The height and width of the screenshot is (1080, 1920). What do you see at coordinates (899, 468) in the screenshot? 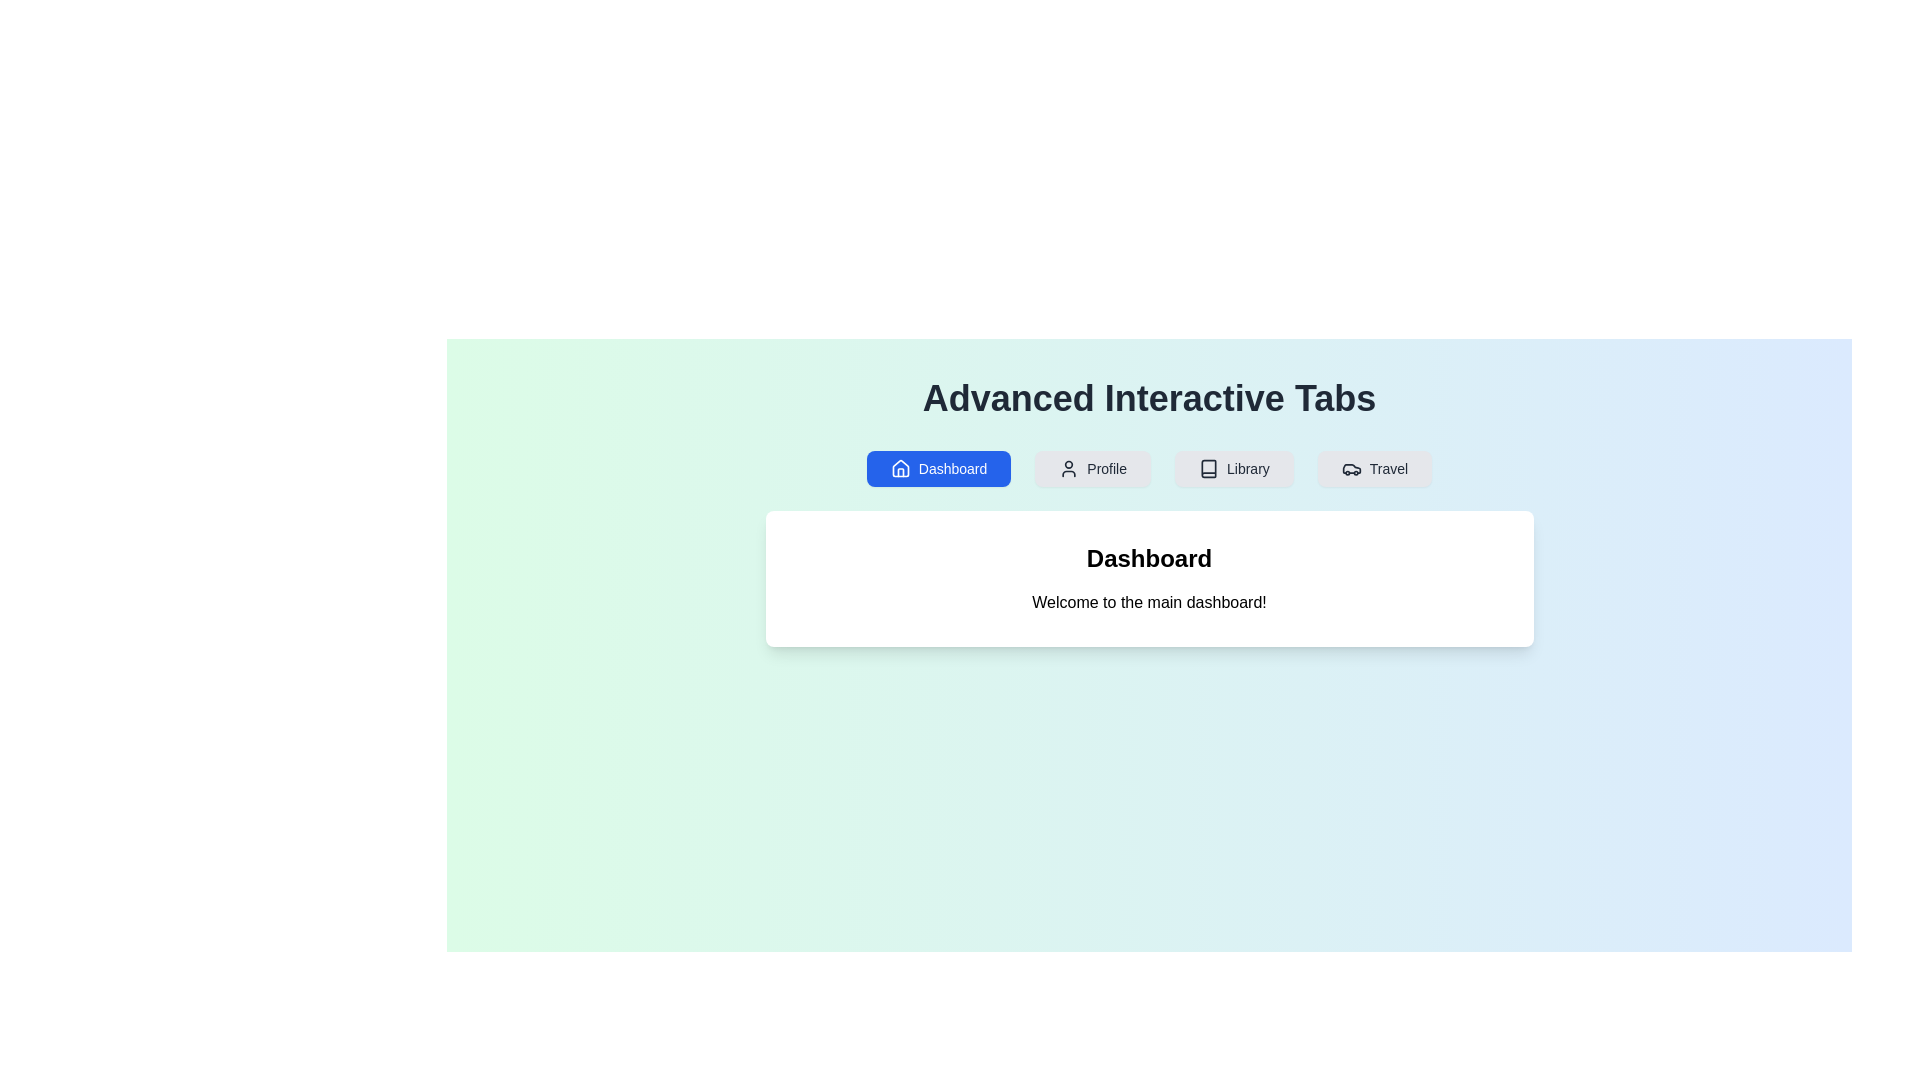
I see `the house-shaped icon in the 'Dashboard' section, located at the top left of the interface, which is part of the navigation menu` at bounding box center [899, 468].